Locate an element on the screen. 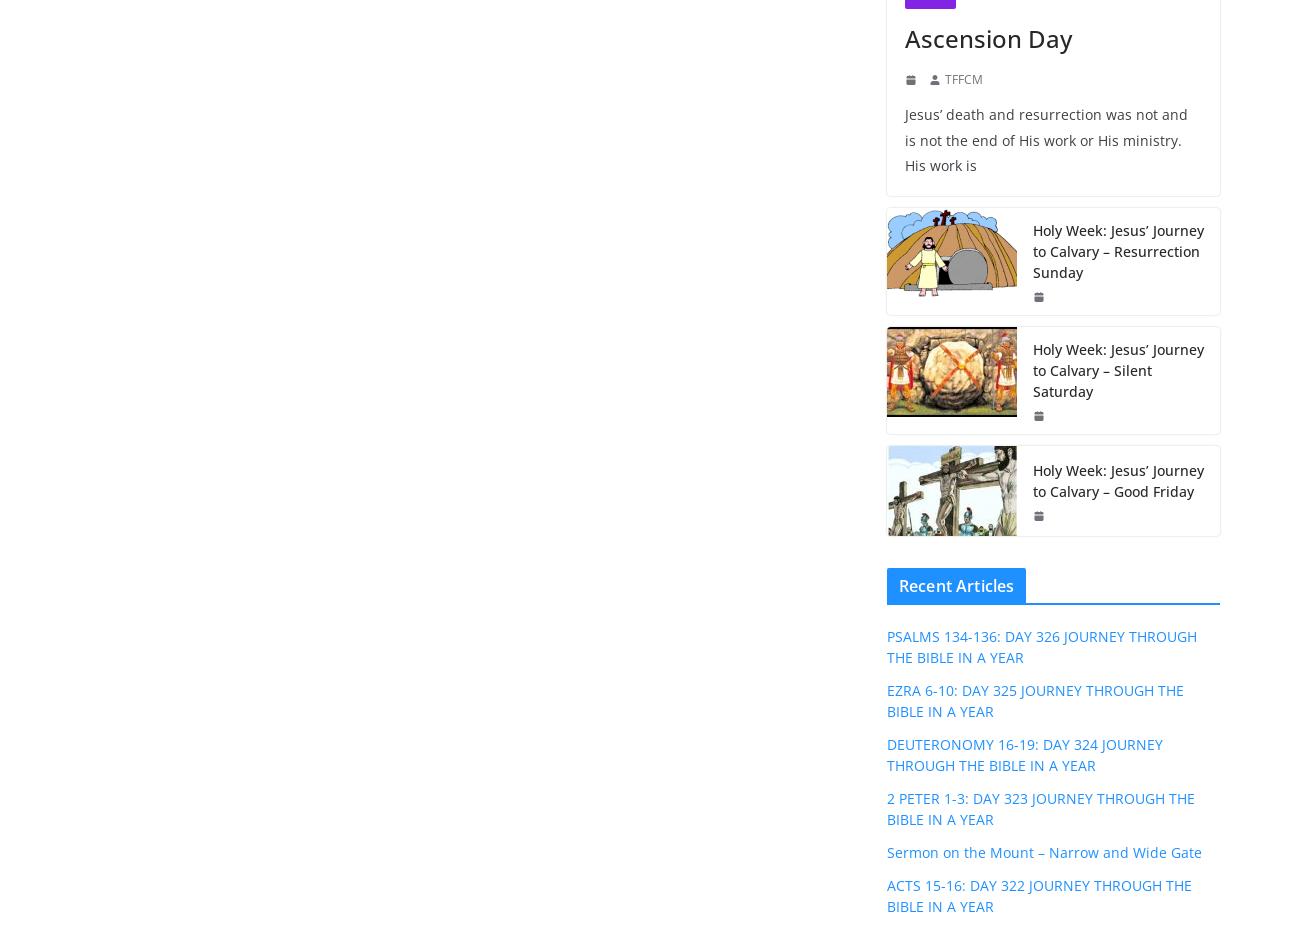  'PSALMS 134-136: DAY 326 JOURNEY THROUGH THE BIBLE IN A YEAR' is located at coordinates (1041, 645).